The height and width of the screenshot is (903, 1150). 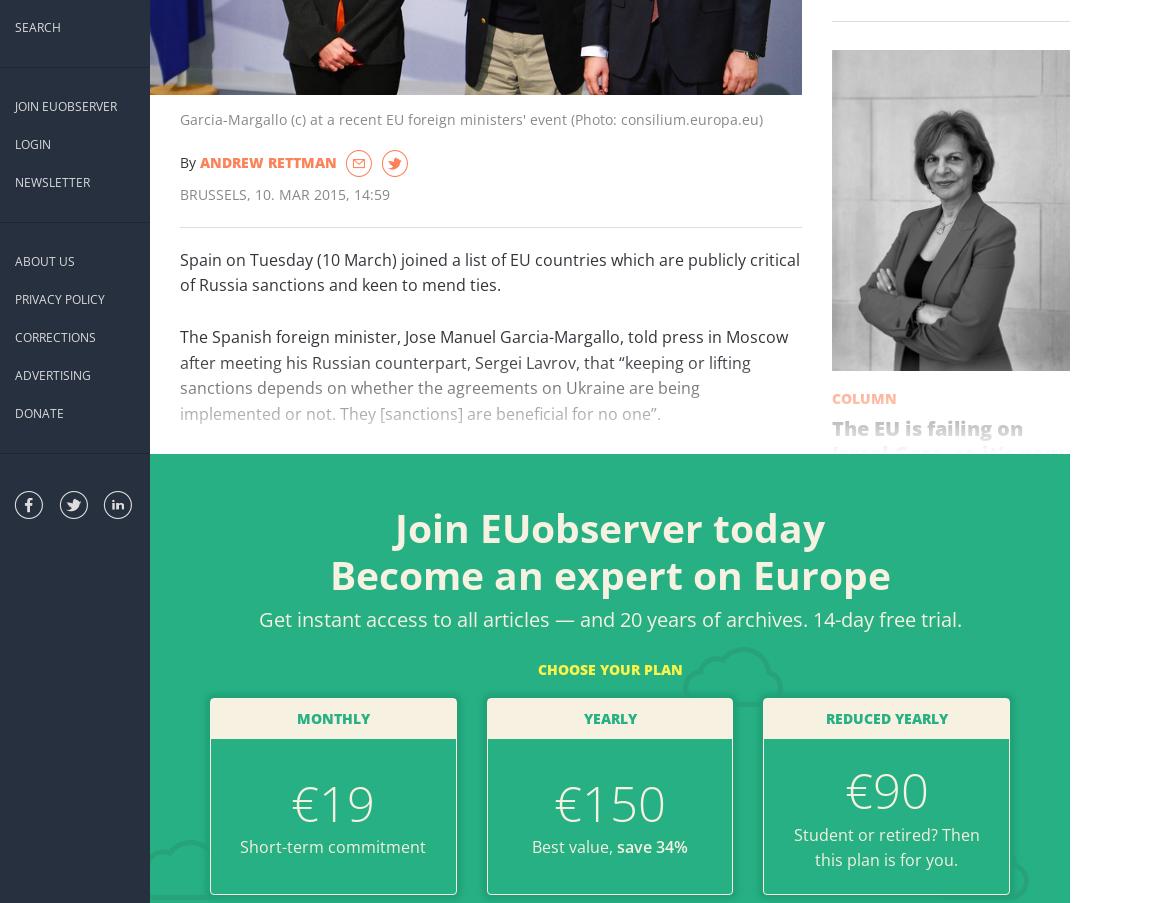 What do you see at coordinates (333, 801) in the screenshot?
I see `'€19'` at bounding box center [333, 801].